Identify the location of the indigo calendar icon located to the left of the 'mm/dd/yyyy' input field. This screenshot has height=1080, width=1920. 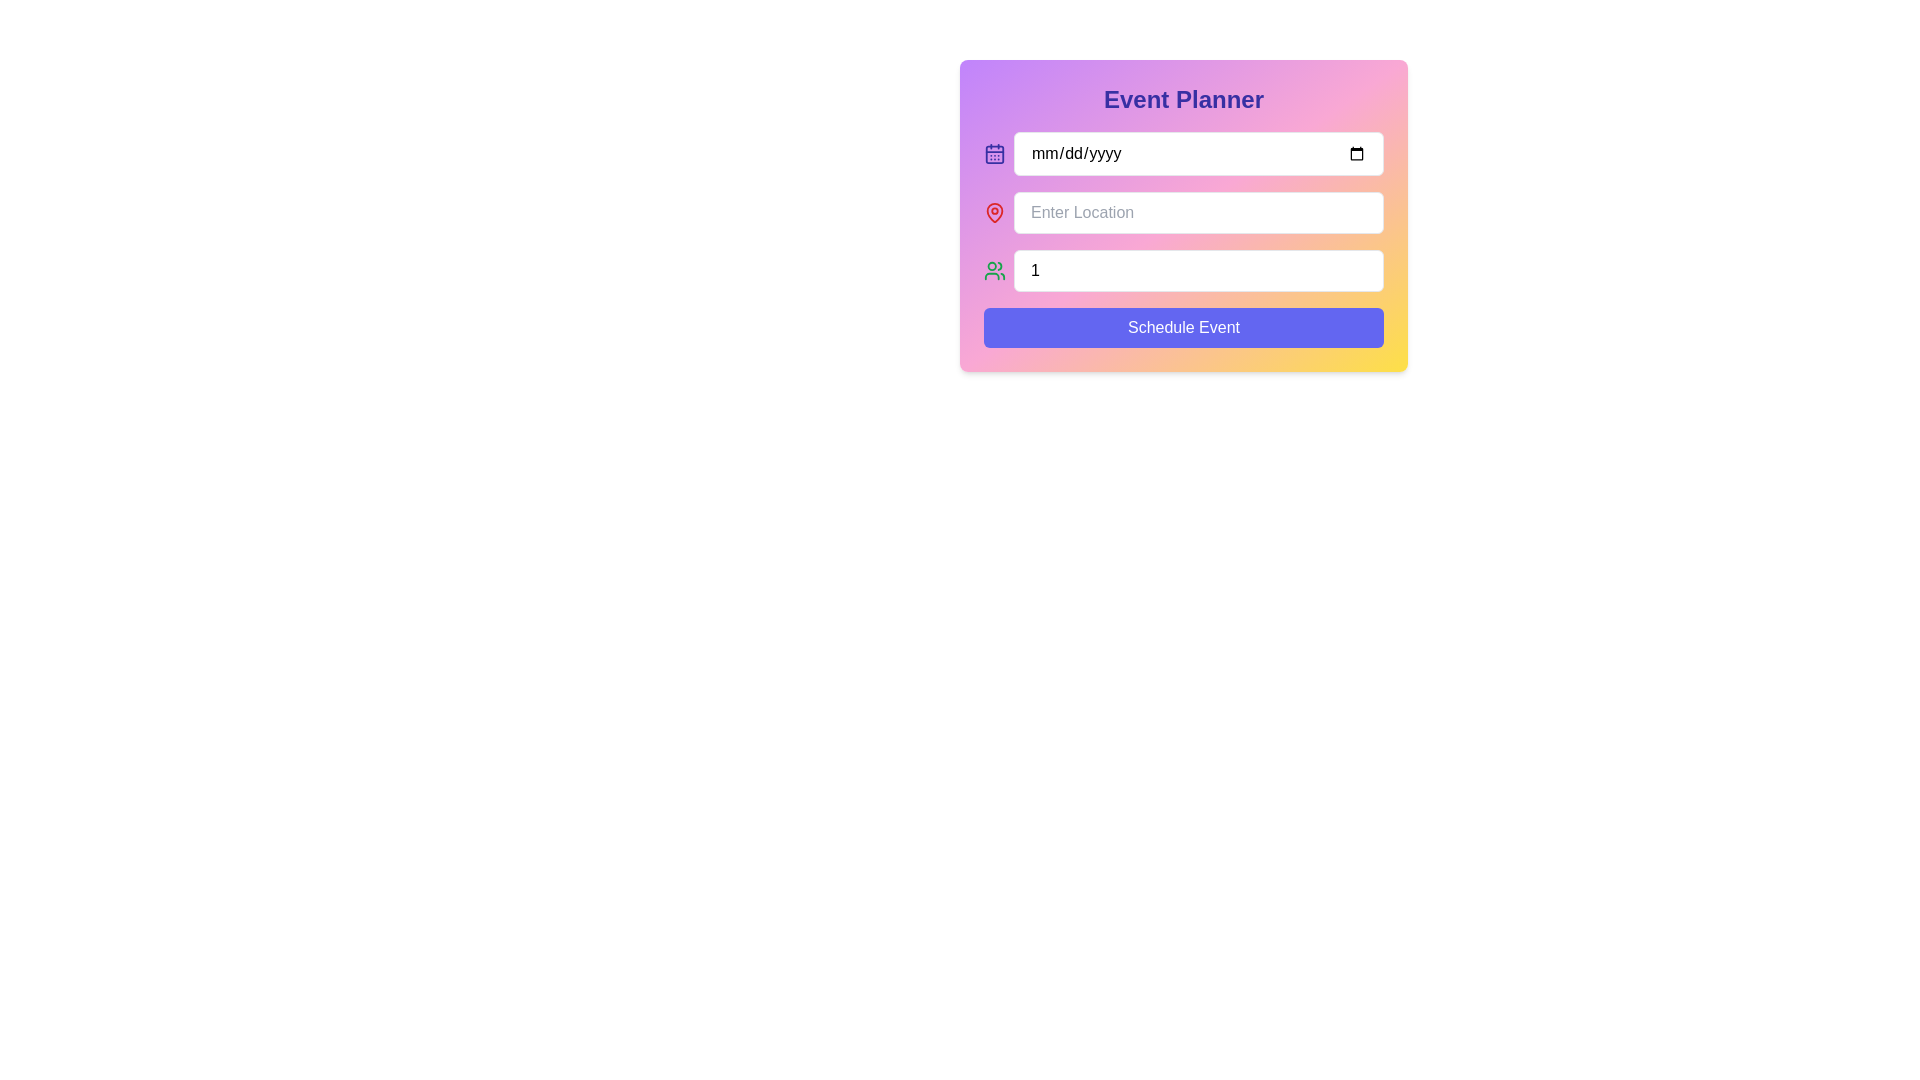
(994, 153).